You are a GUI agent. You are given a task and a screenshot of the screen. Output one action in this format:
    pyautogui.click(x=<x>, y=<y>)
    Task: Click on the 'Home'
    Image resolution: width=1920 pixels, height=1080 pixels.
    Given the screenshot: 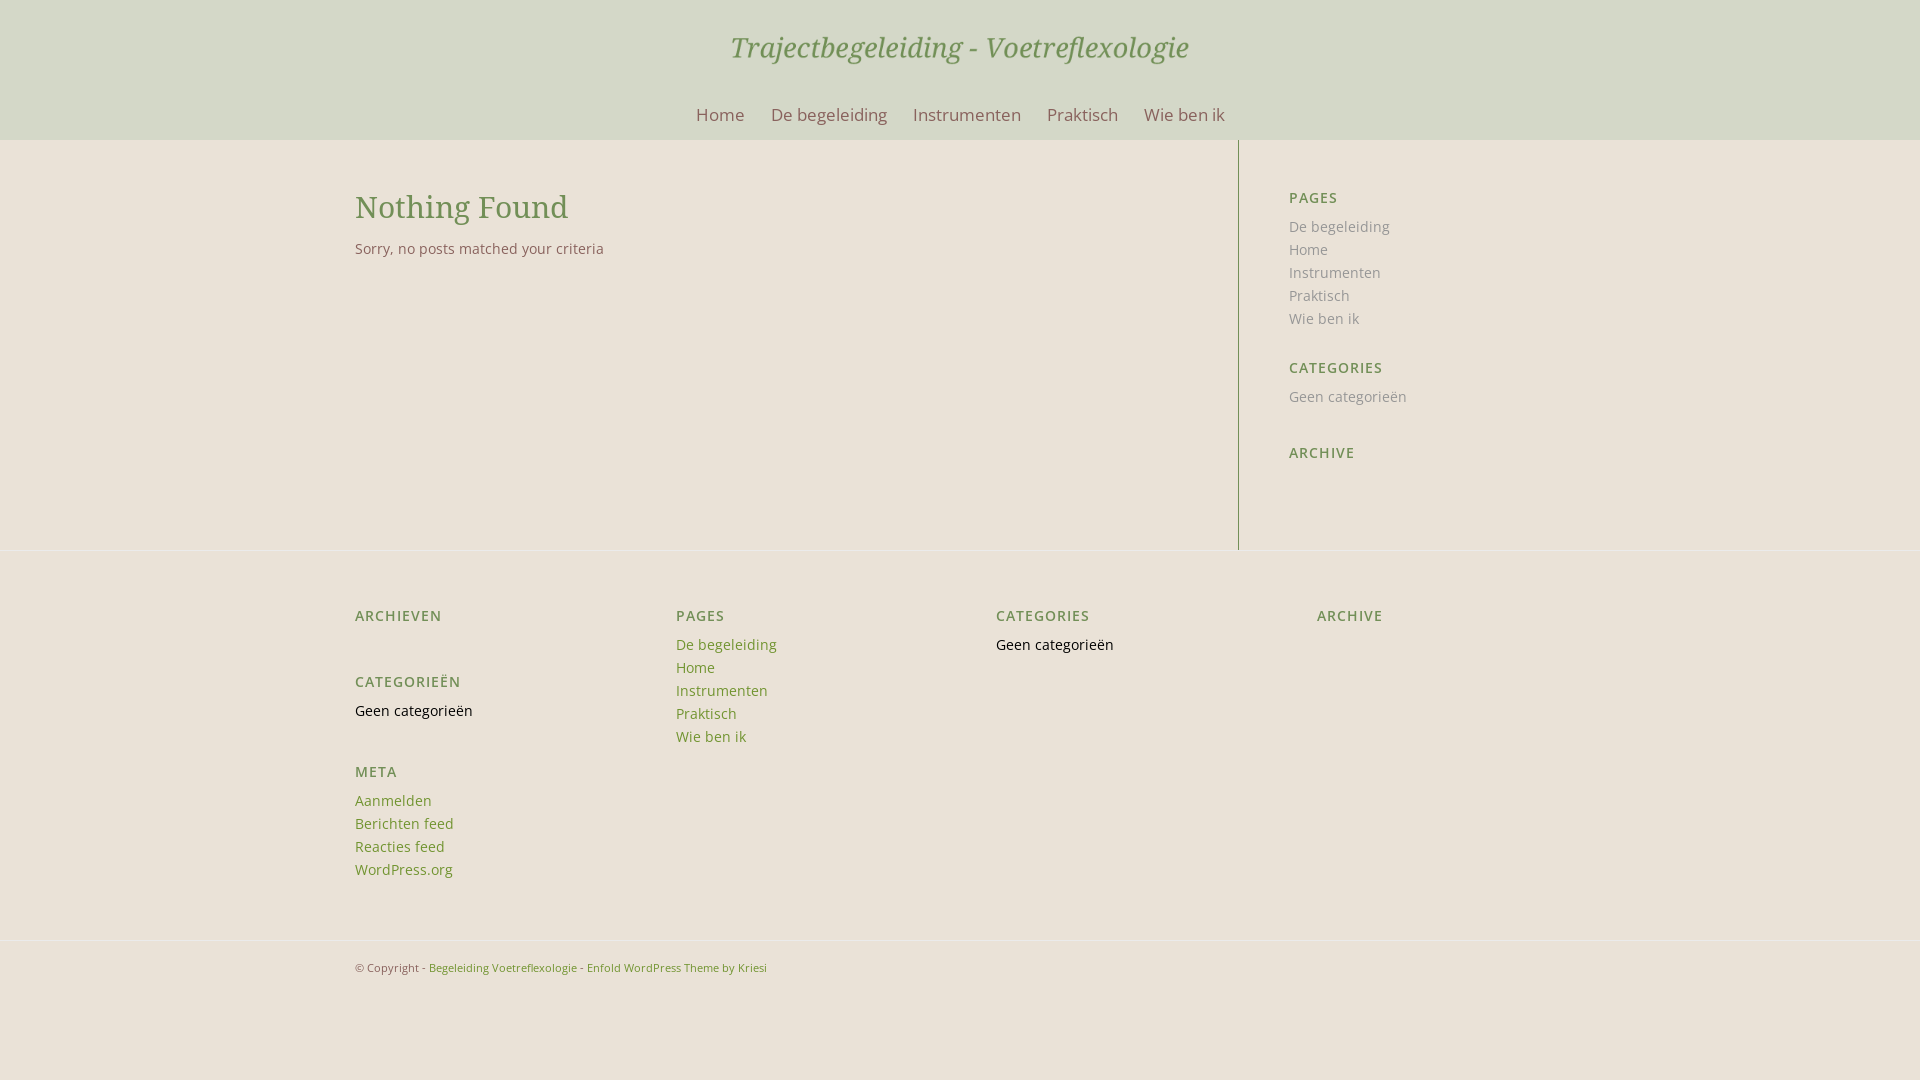 What is the action you would take?
    pyautogui.click(x=719, y=115)
    